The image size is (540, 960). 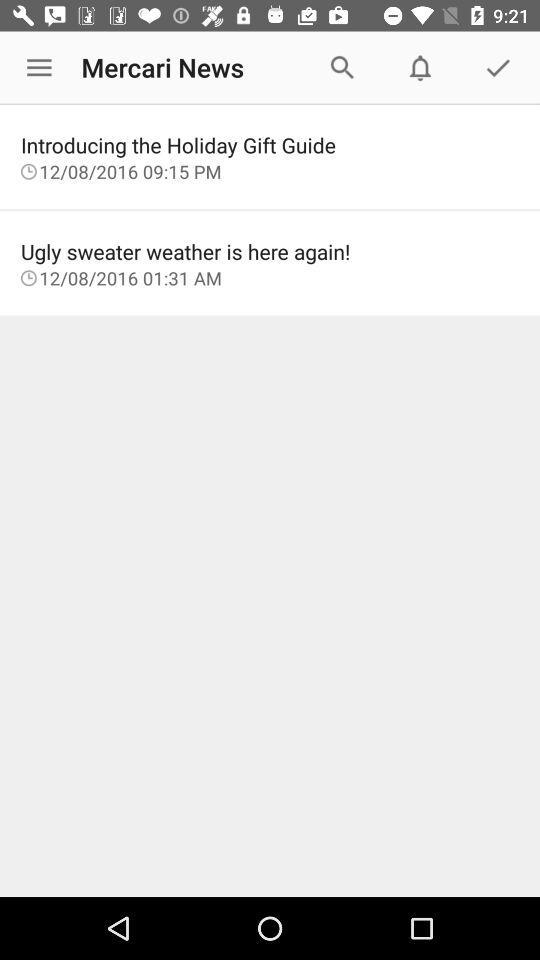 What do you see at coordinates (270, 250) in the screenshot?
I see `the item below the 12 08 2016 item` at bounding box center [270, 250].